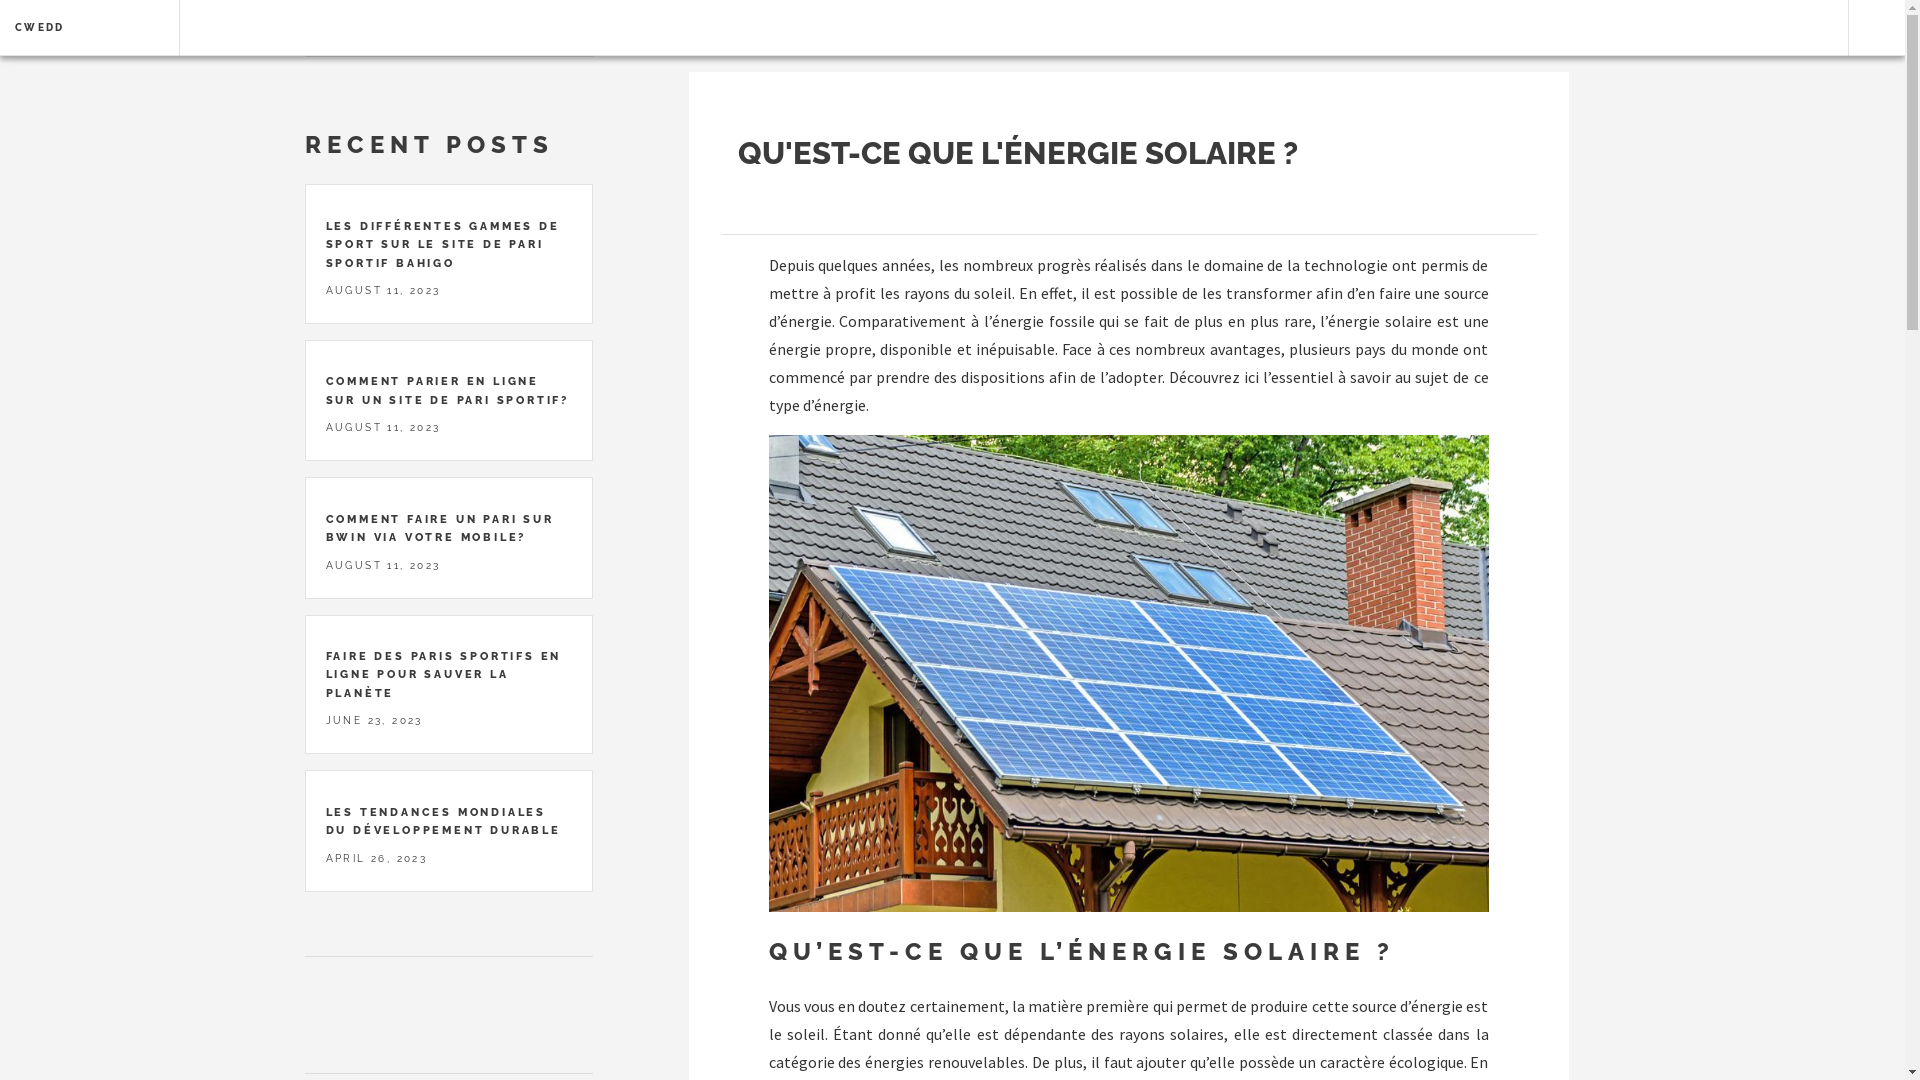  What do you see at coordinates (439, 527) in the screenshot?
I see `'COMMENT FAIRE UN PARI SUR BWIN VIA VOTRE MOBILE?'` at bounding box center [439, 527].